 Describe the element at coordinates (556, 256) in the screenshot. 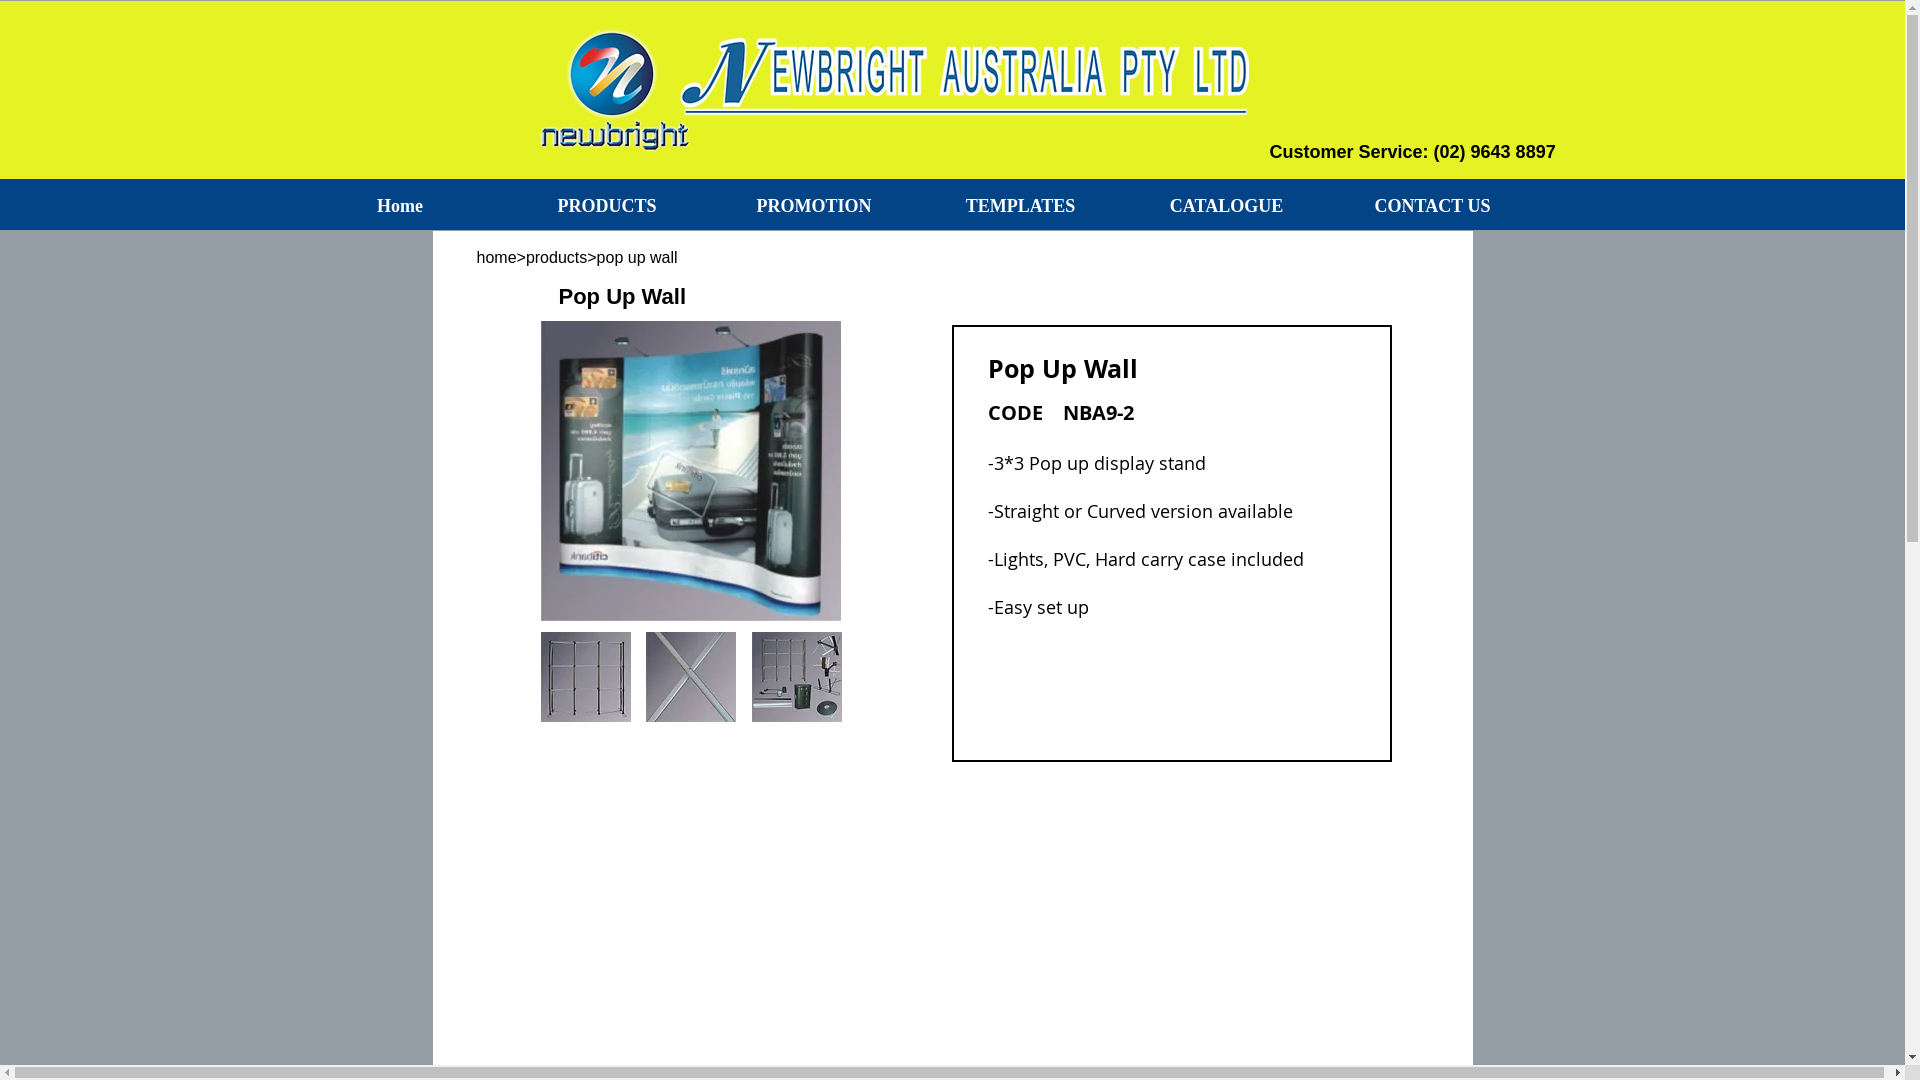

I see `'products'` at that location.